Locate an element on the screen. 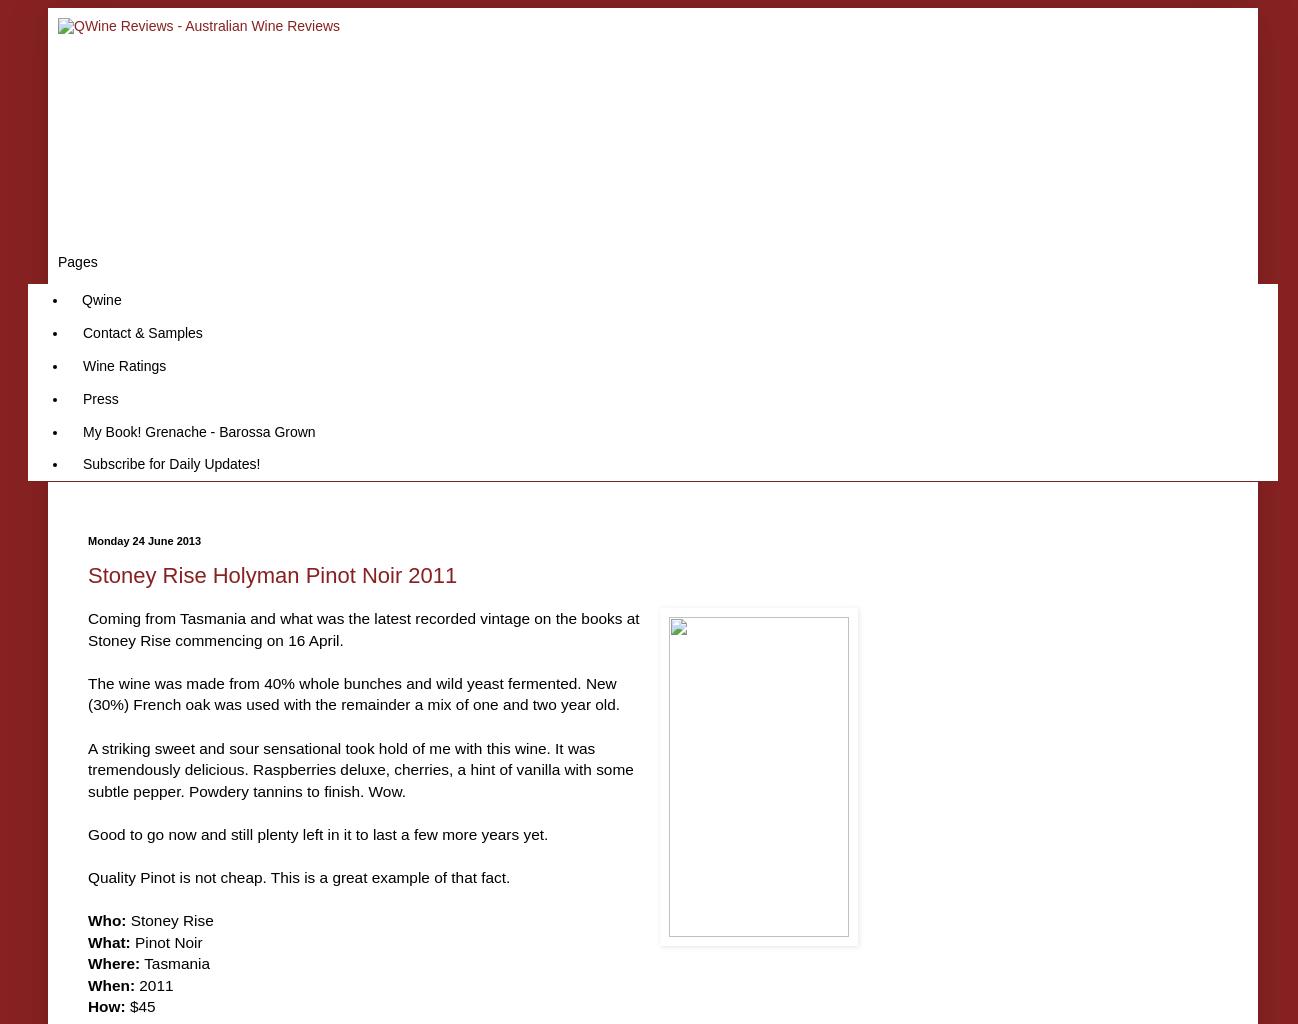  'Good to go now and still plenty left in it to last a few more years yet.' is located at coordinates (317, 832).